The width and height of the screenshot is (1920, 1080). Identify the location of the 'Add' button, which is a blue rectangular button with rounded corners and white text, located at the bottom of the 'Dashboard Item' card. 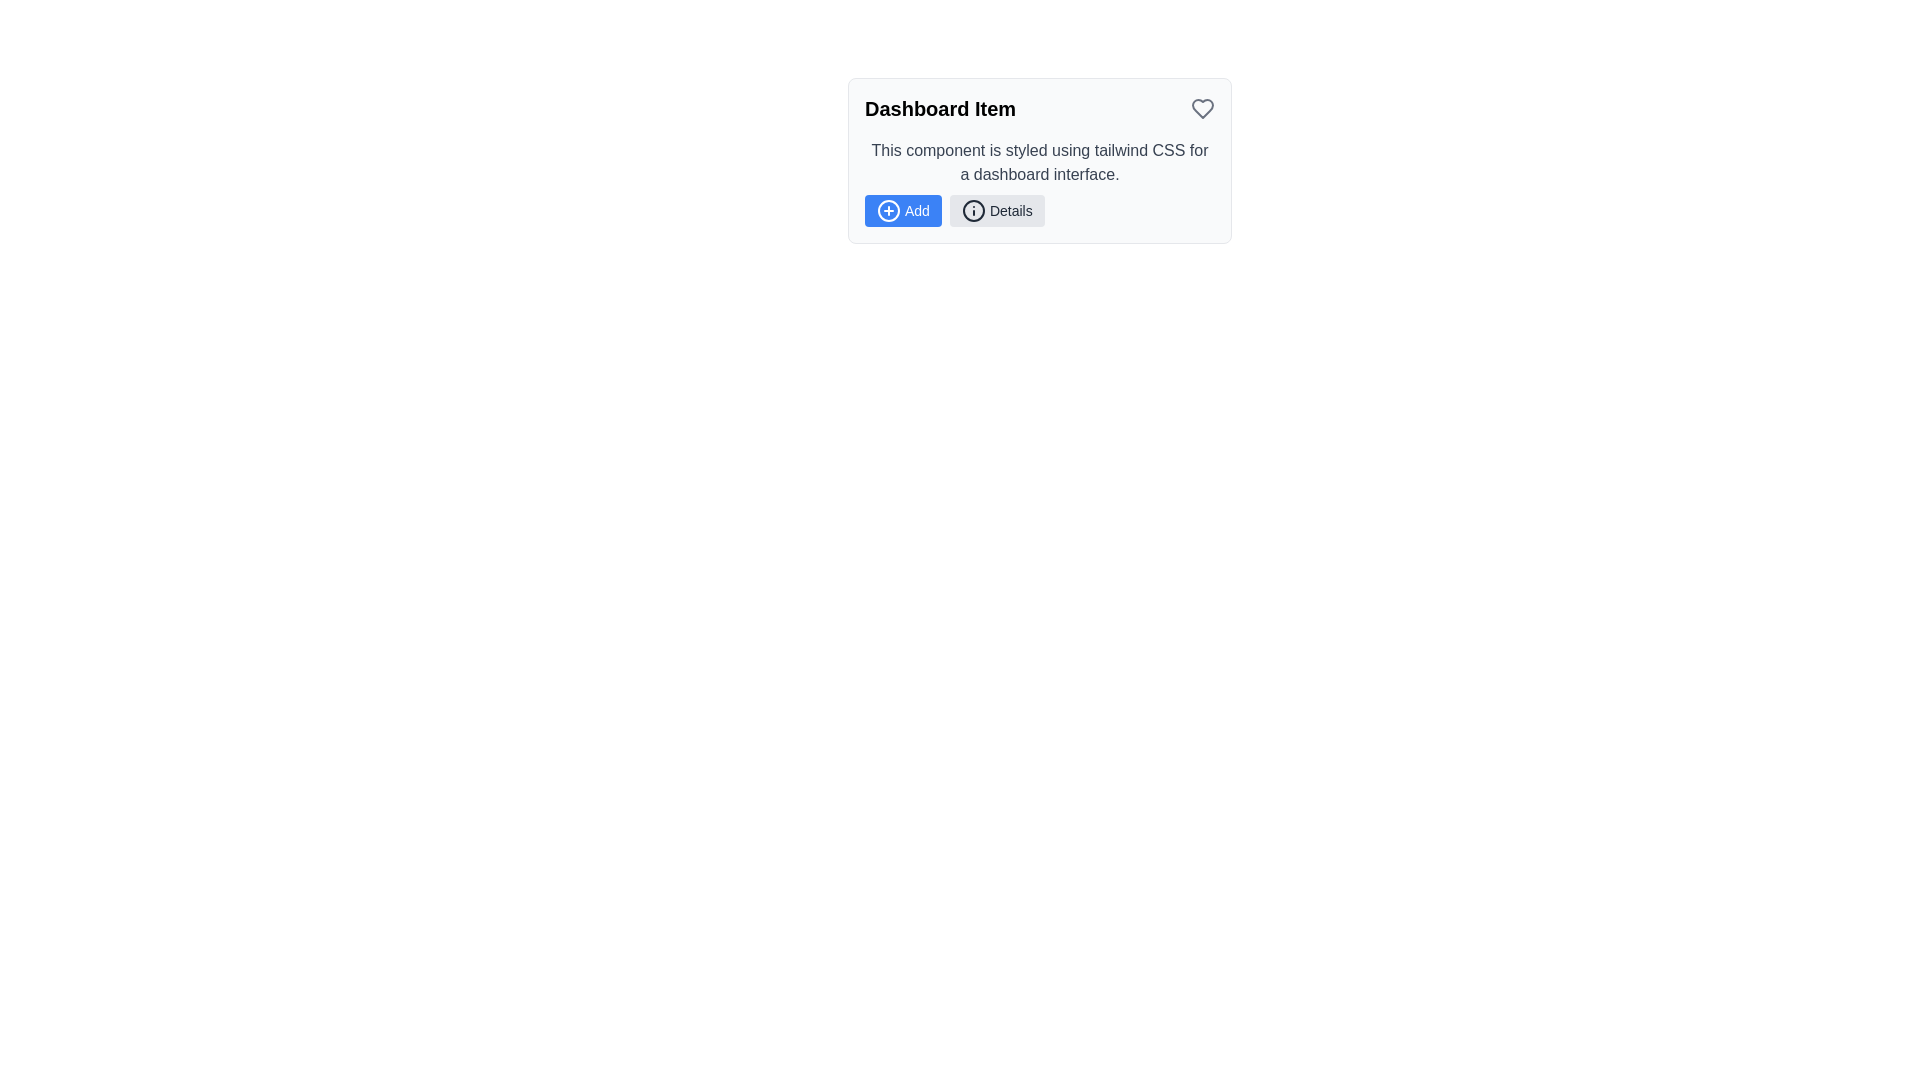
(902, 211).